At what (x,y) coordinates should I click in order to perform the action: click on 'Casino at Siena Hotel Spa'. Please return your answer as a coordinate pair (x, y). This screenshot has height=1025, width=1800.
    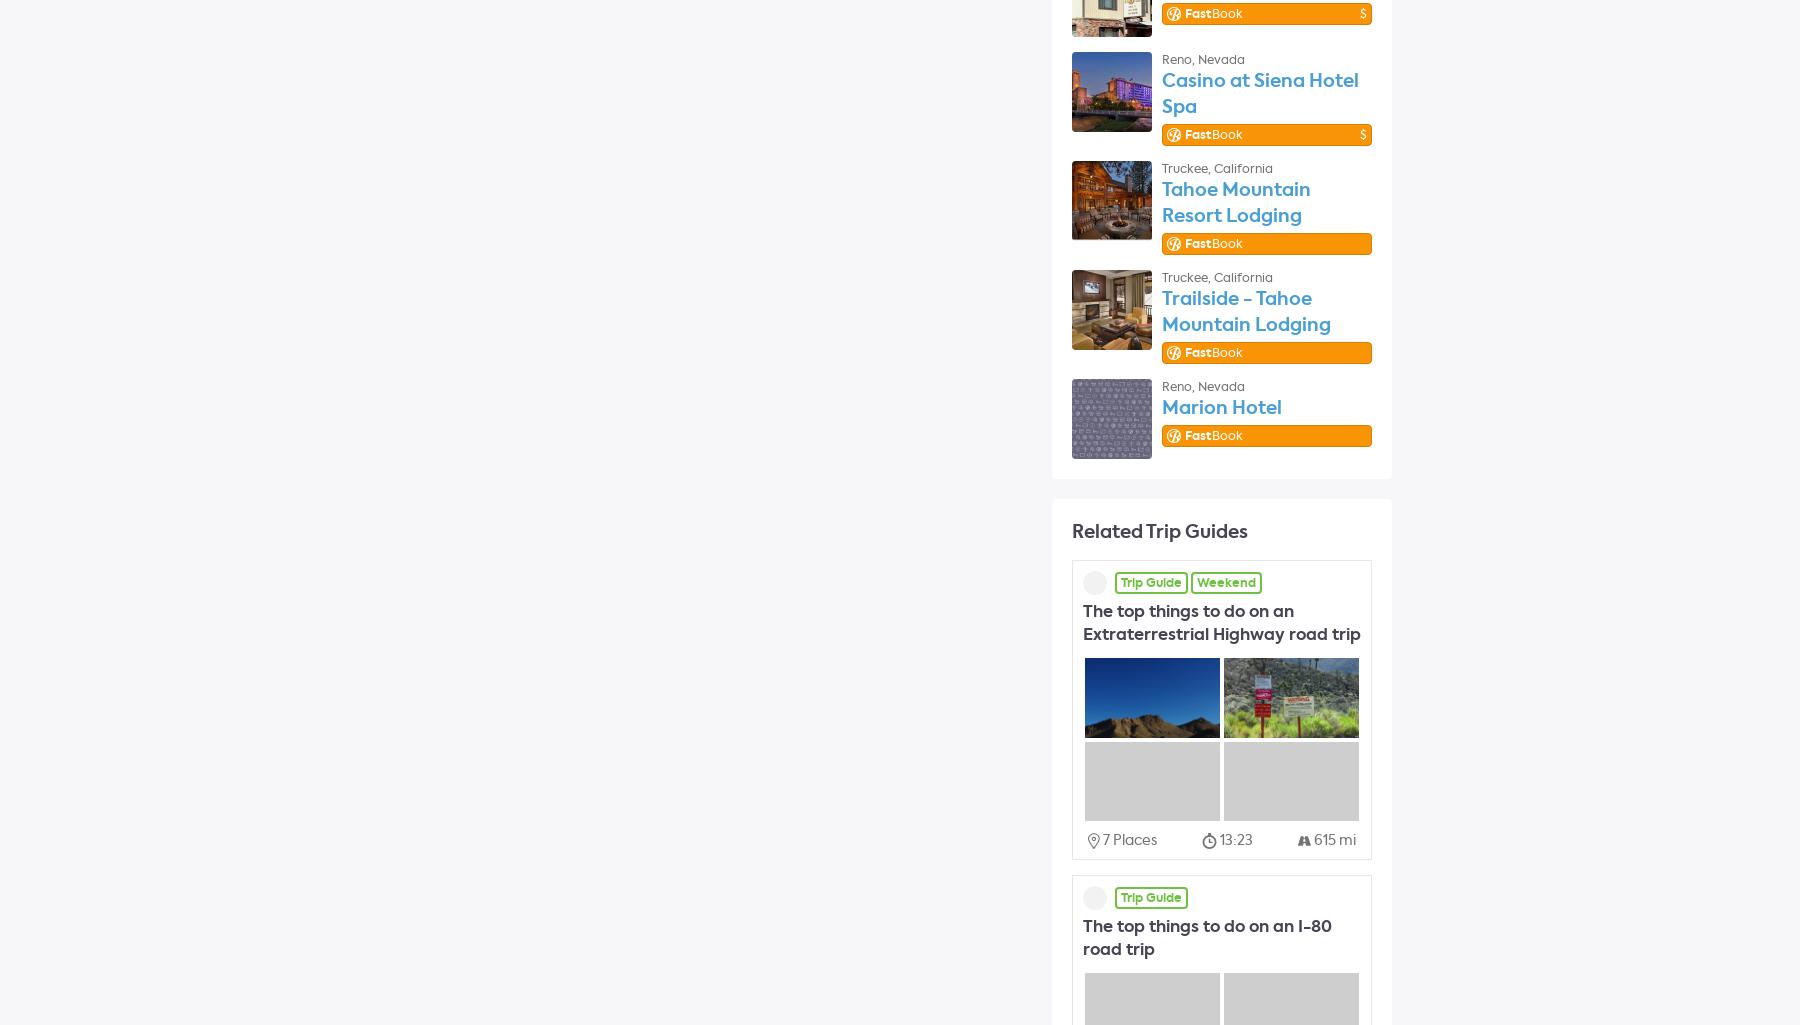
    Looking at the image, I should click on (1260, 92).